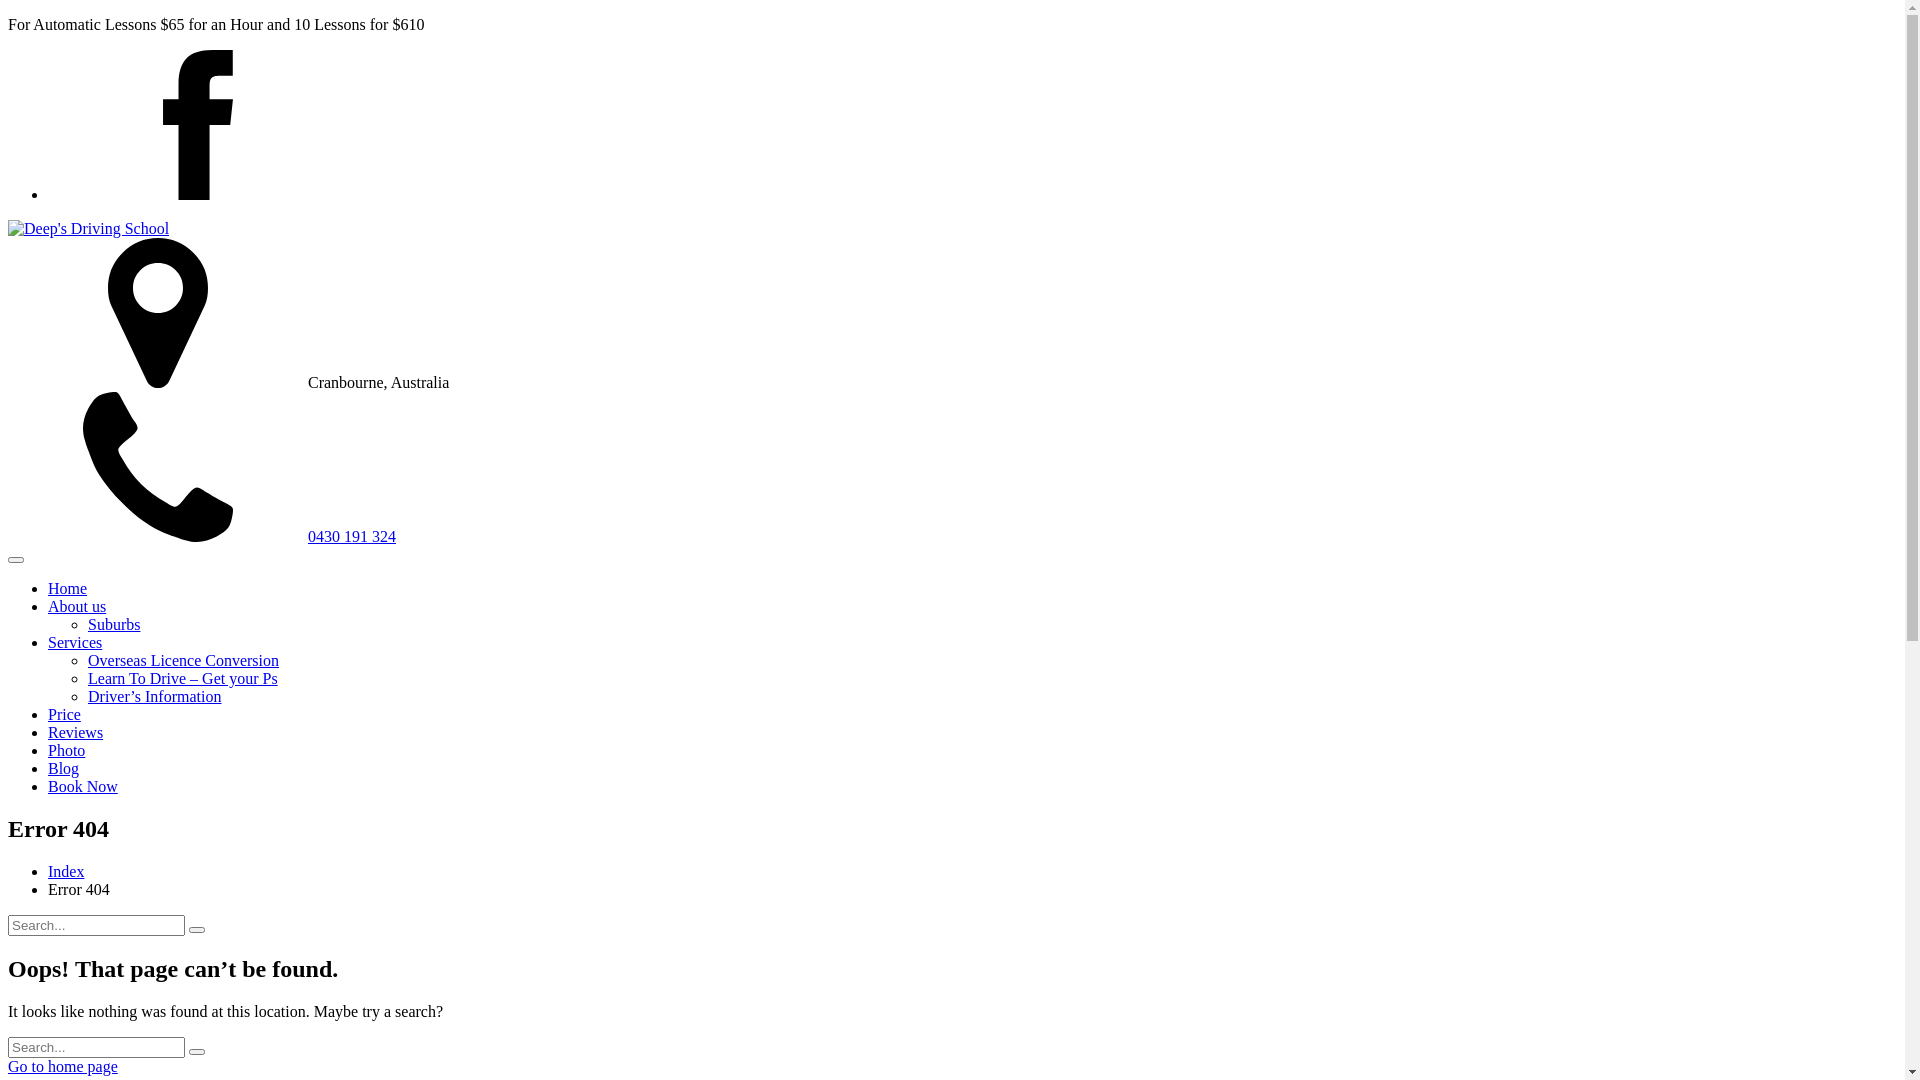 Image resolution: width=1920 pixels, height=1080 pixels. What do you see at coordinates (66, 870) in the screenshot?
I see `'Index'` at bounding box center [66, 870].